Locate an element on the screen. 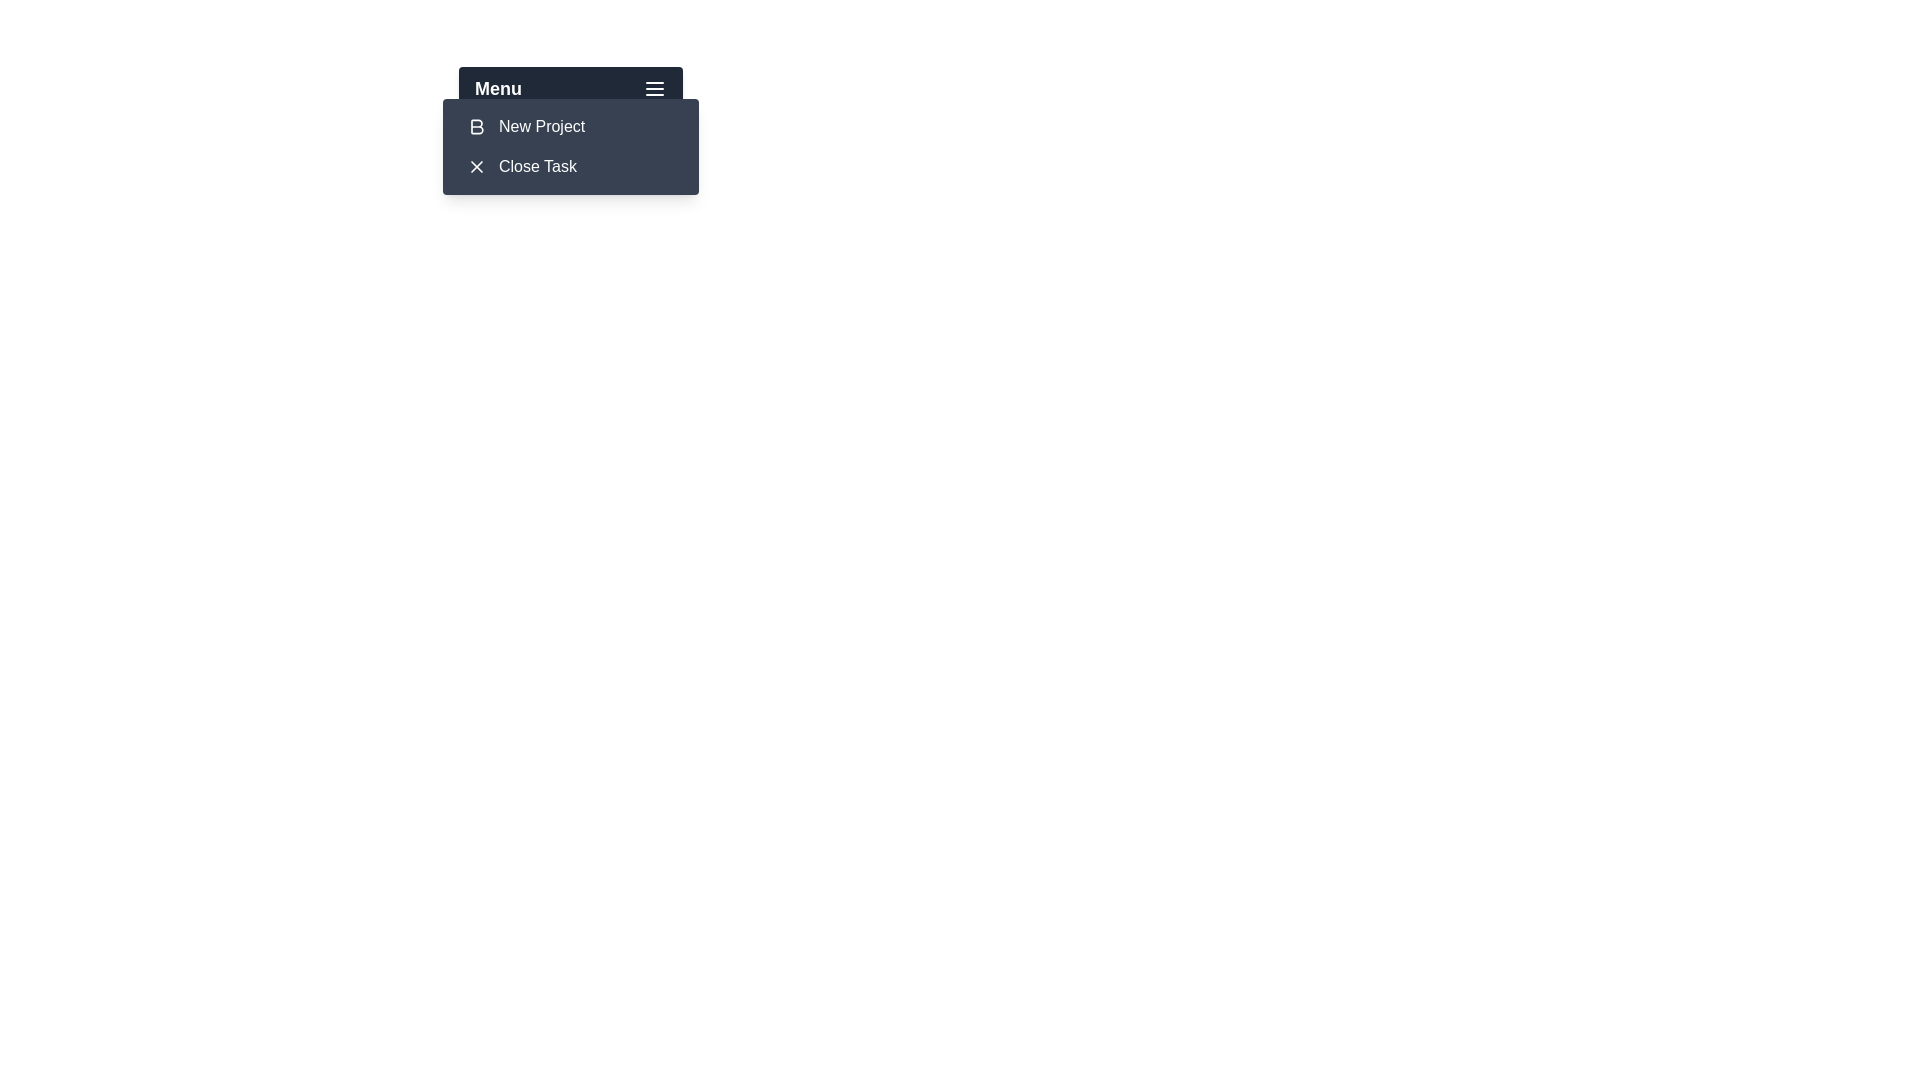 This screenshot has width=1920, height=1080. the close icon located to the left of the 'Close Task' text in the contextual menu is located at coordinates (475, 165).